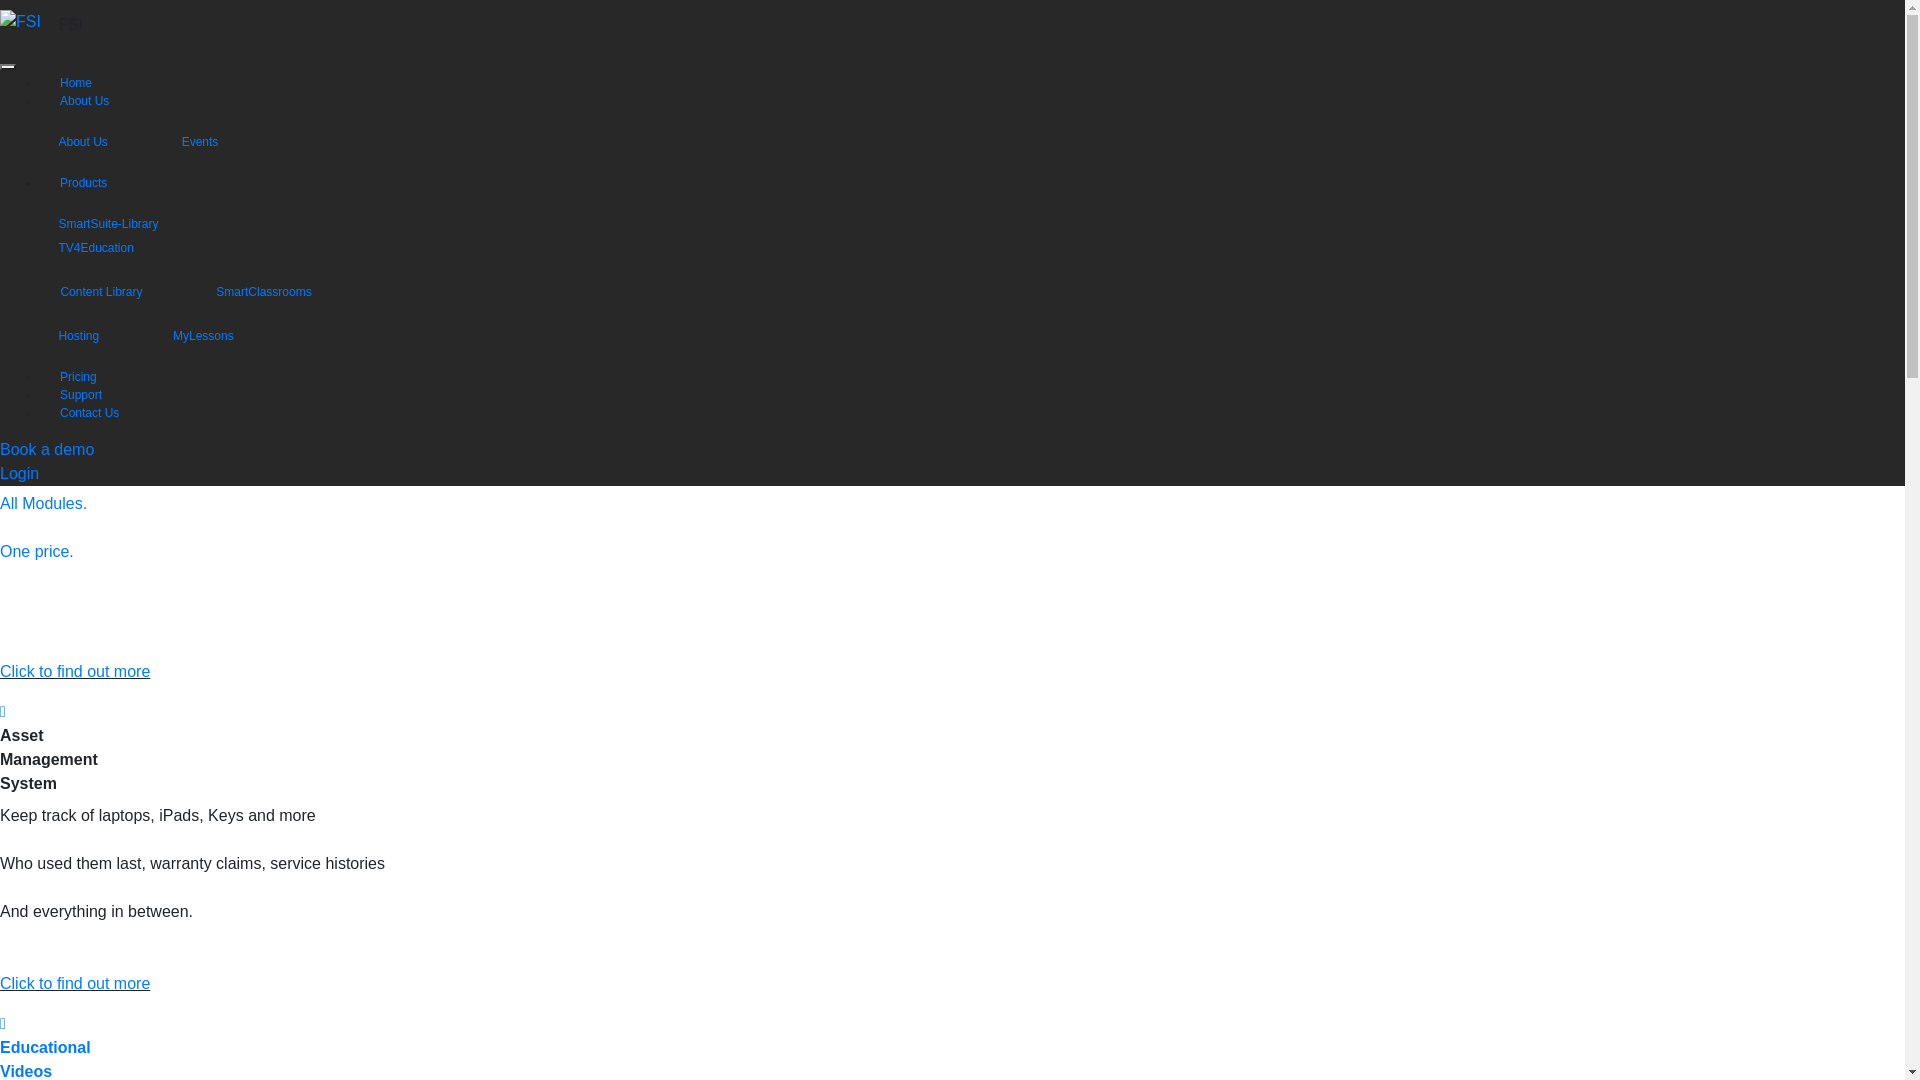  What do you see at coordinates (218, 140) in the screenshot?
I see `'Events'` at bounding box center [218, 140].